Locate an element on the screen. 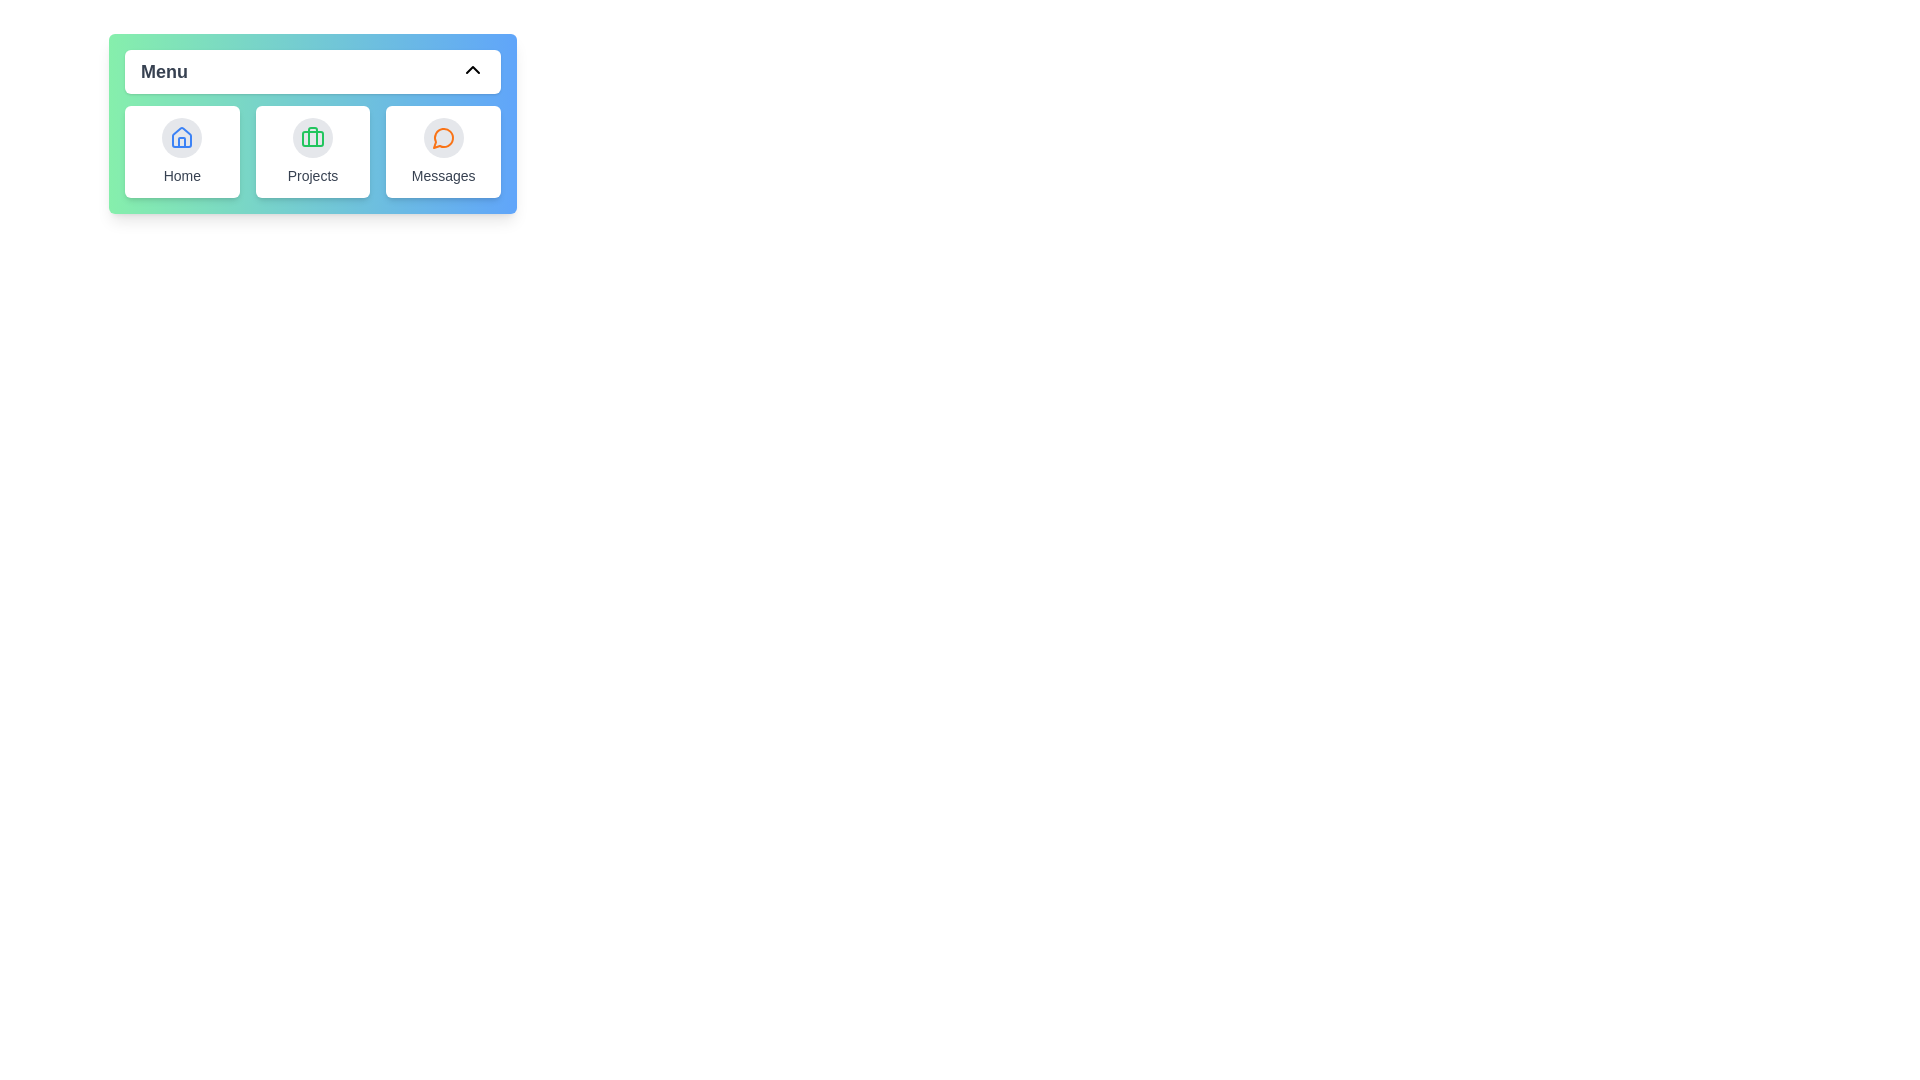  the menu item Messages to display its tooltip is located at coordinates (443, 150).